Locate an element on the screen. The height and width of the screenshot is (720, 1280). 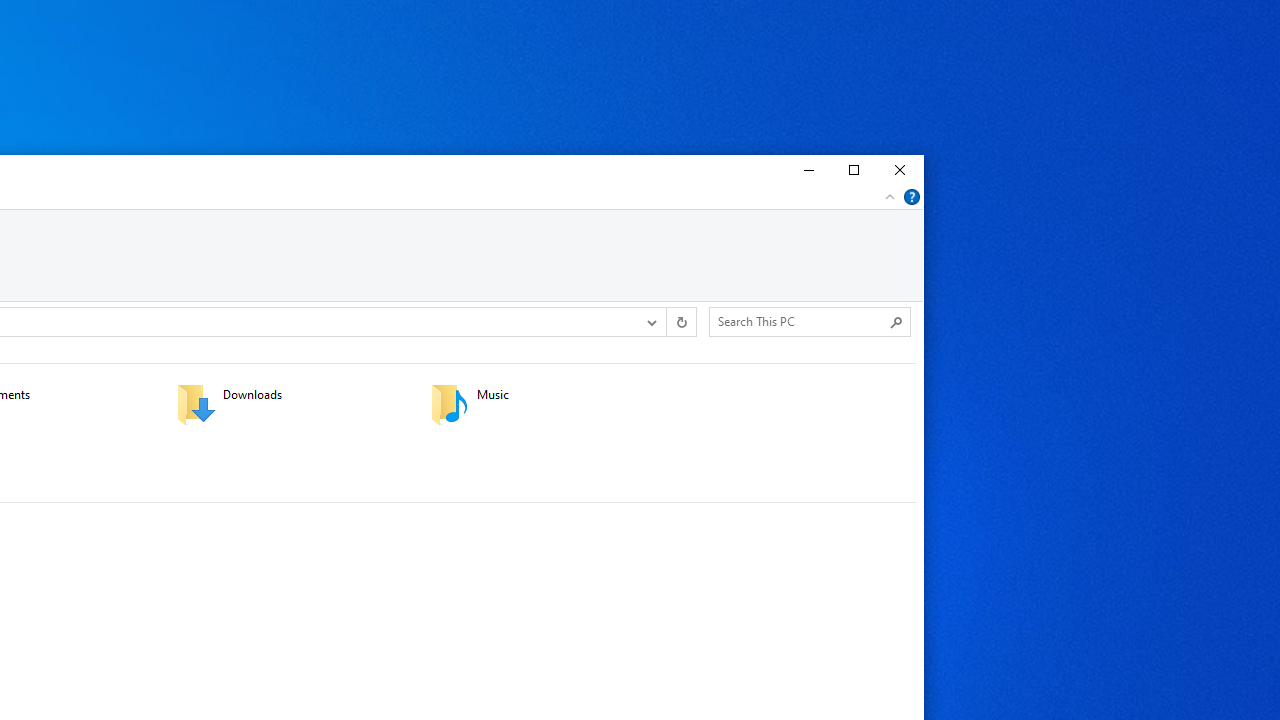
'Maximize' is located at coordinates (853, 170).